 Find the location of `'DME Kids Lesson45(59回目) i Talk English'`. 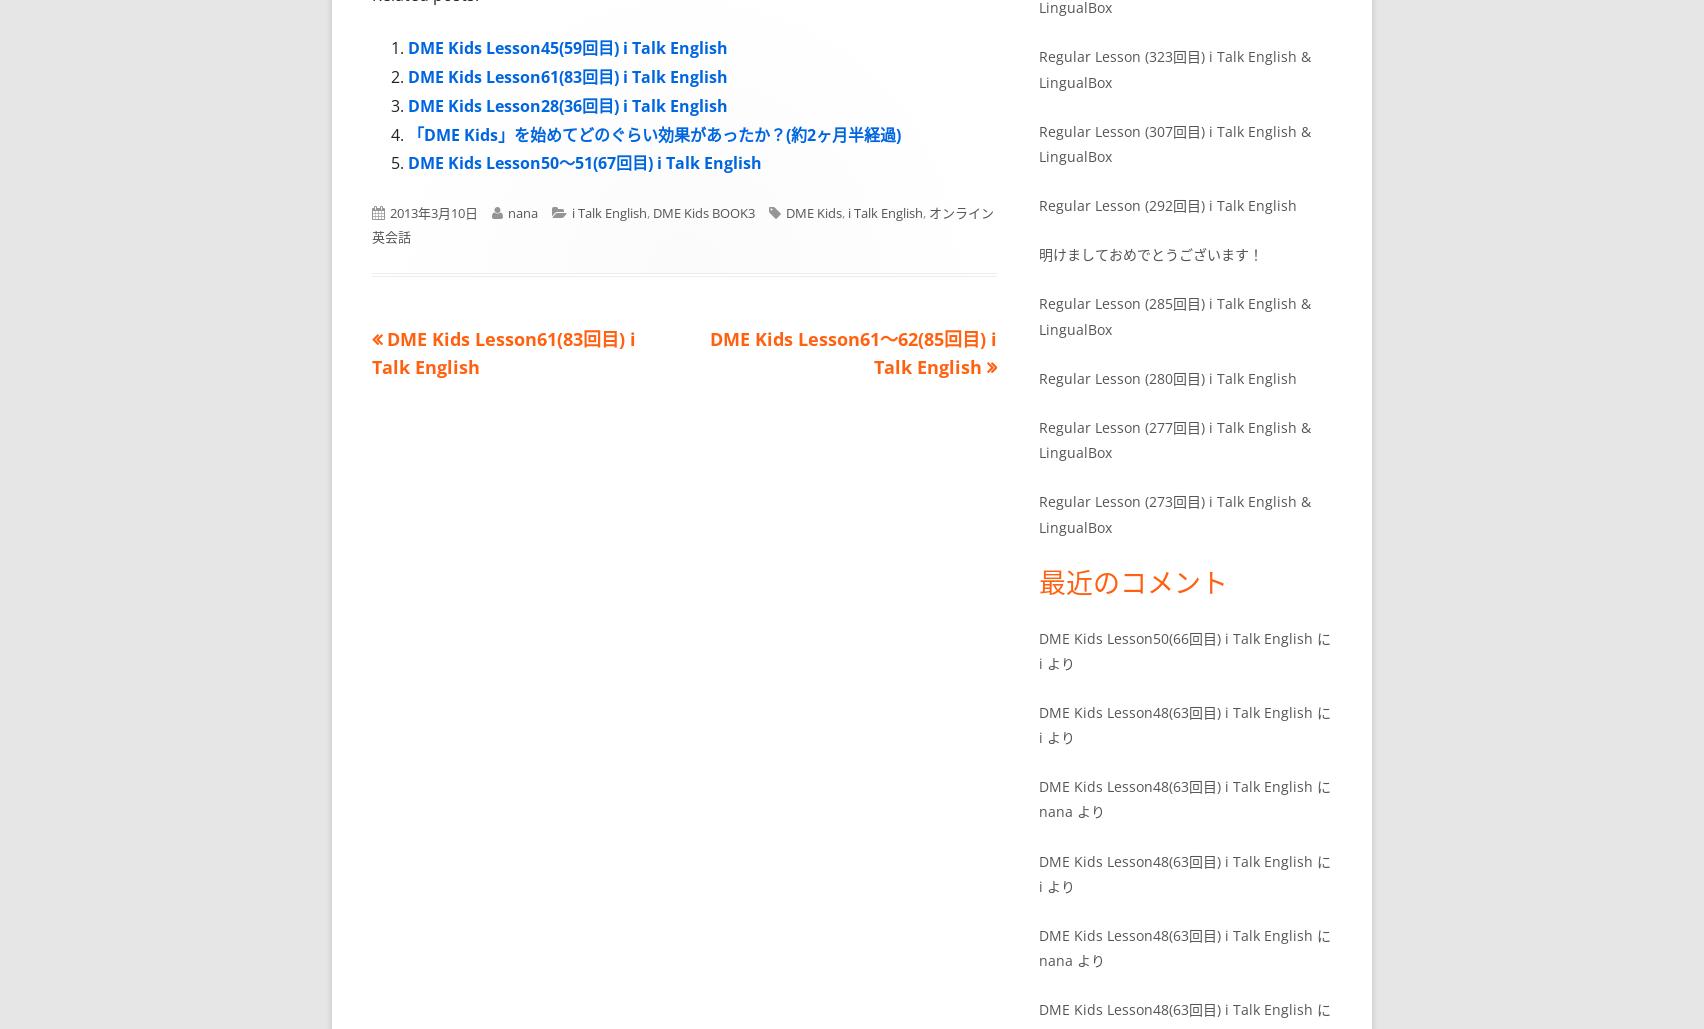

'DME Kids Lesson45(59回目) i Talk English' is located at coordinates (567, 47).